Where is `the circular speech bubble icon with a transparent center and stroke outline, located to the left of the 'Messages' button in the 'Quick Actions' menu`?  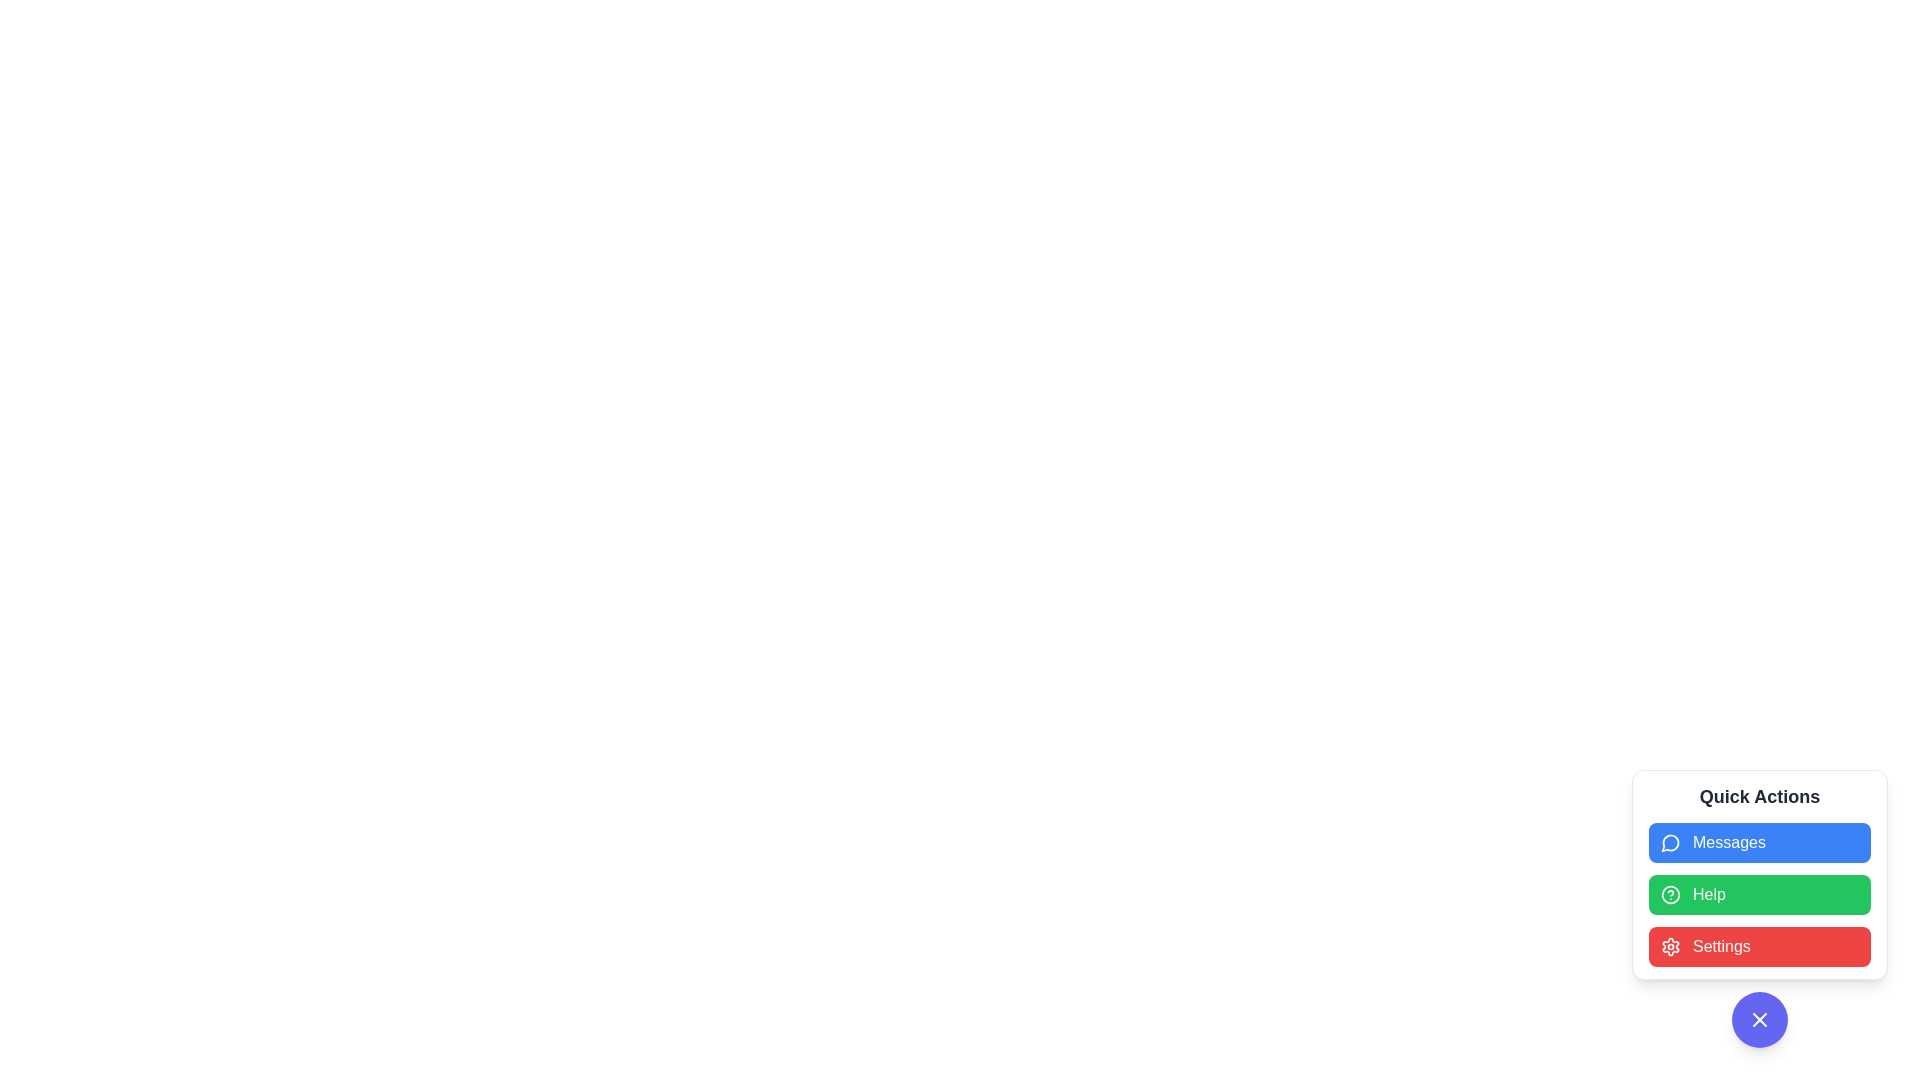
the circular speech bubble icon with a transparent center and stroke outline, located to the left of the 'Messages' button in the 'Quick Actions' menu is located at coordinates (1670, 843).